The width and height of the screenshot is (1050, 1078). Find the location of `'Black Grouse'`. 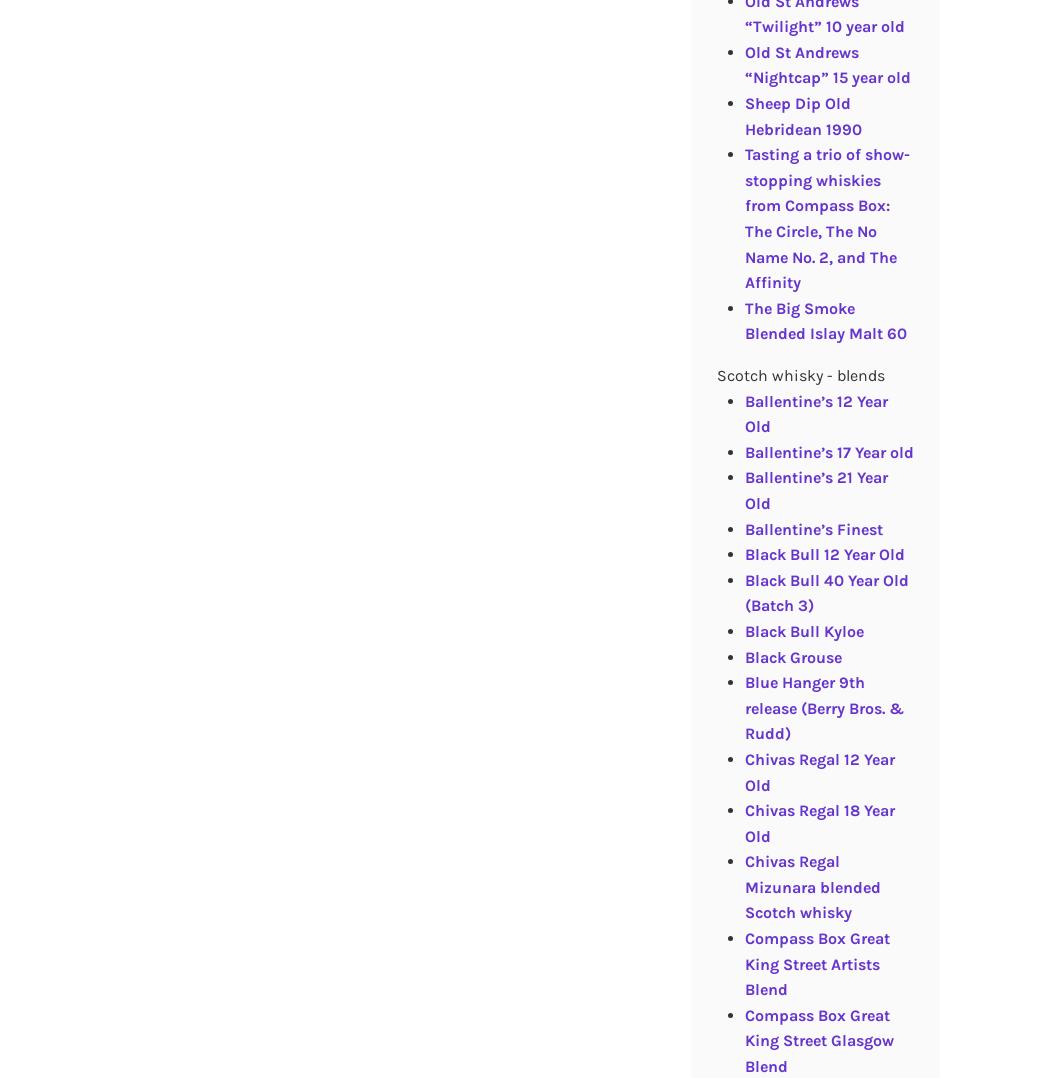

'Black Grouse' is located at coordinates (791, 656).